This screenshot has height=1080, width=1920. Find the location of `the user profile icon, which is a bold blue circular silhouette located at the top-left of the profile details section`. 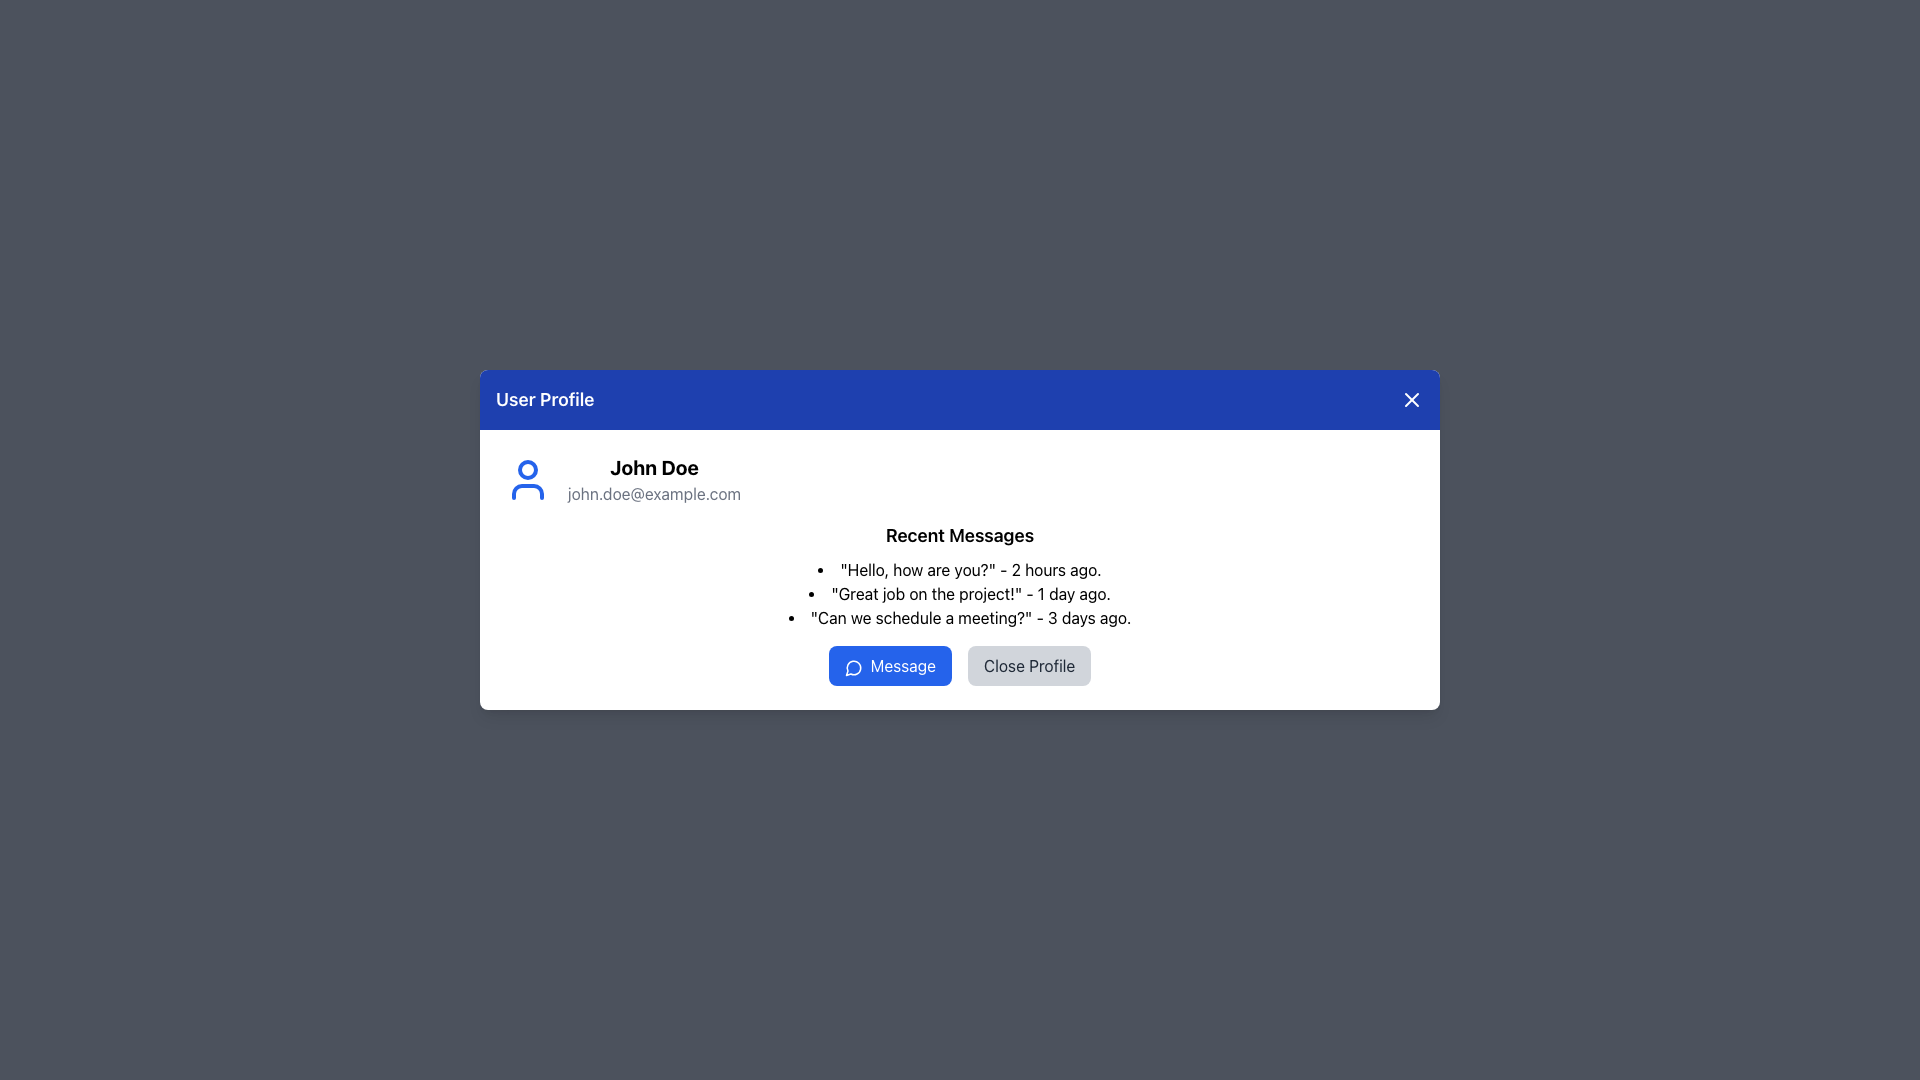

the user profile icon, which is a bold blue circular silhouette located at the top-left of the profile details section is located at coordinates (528, 479).